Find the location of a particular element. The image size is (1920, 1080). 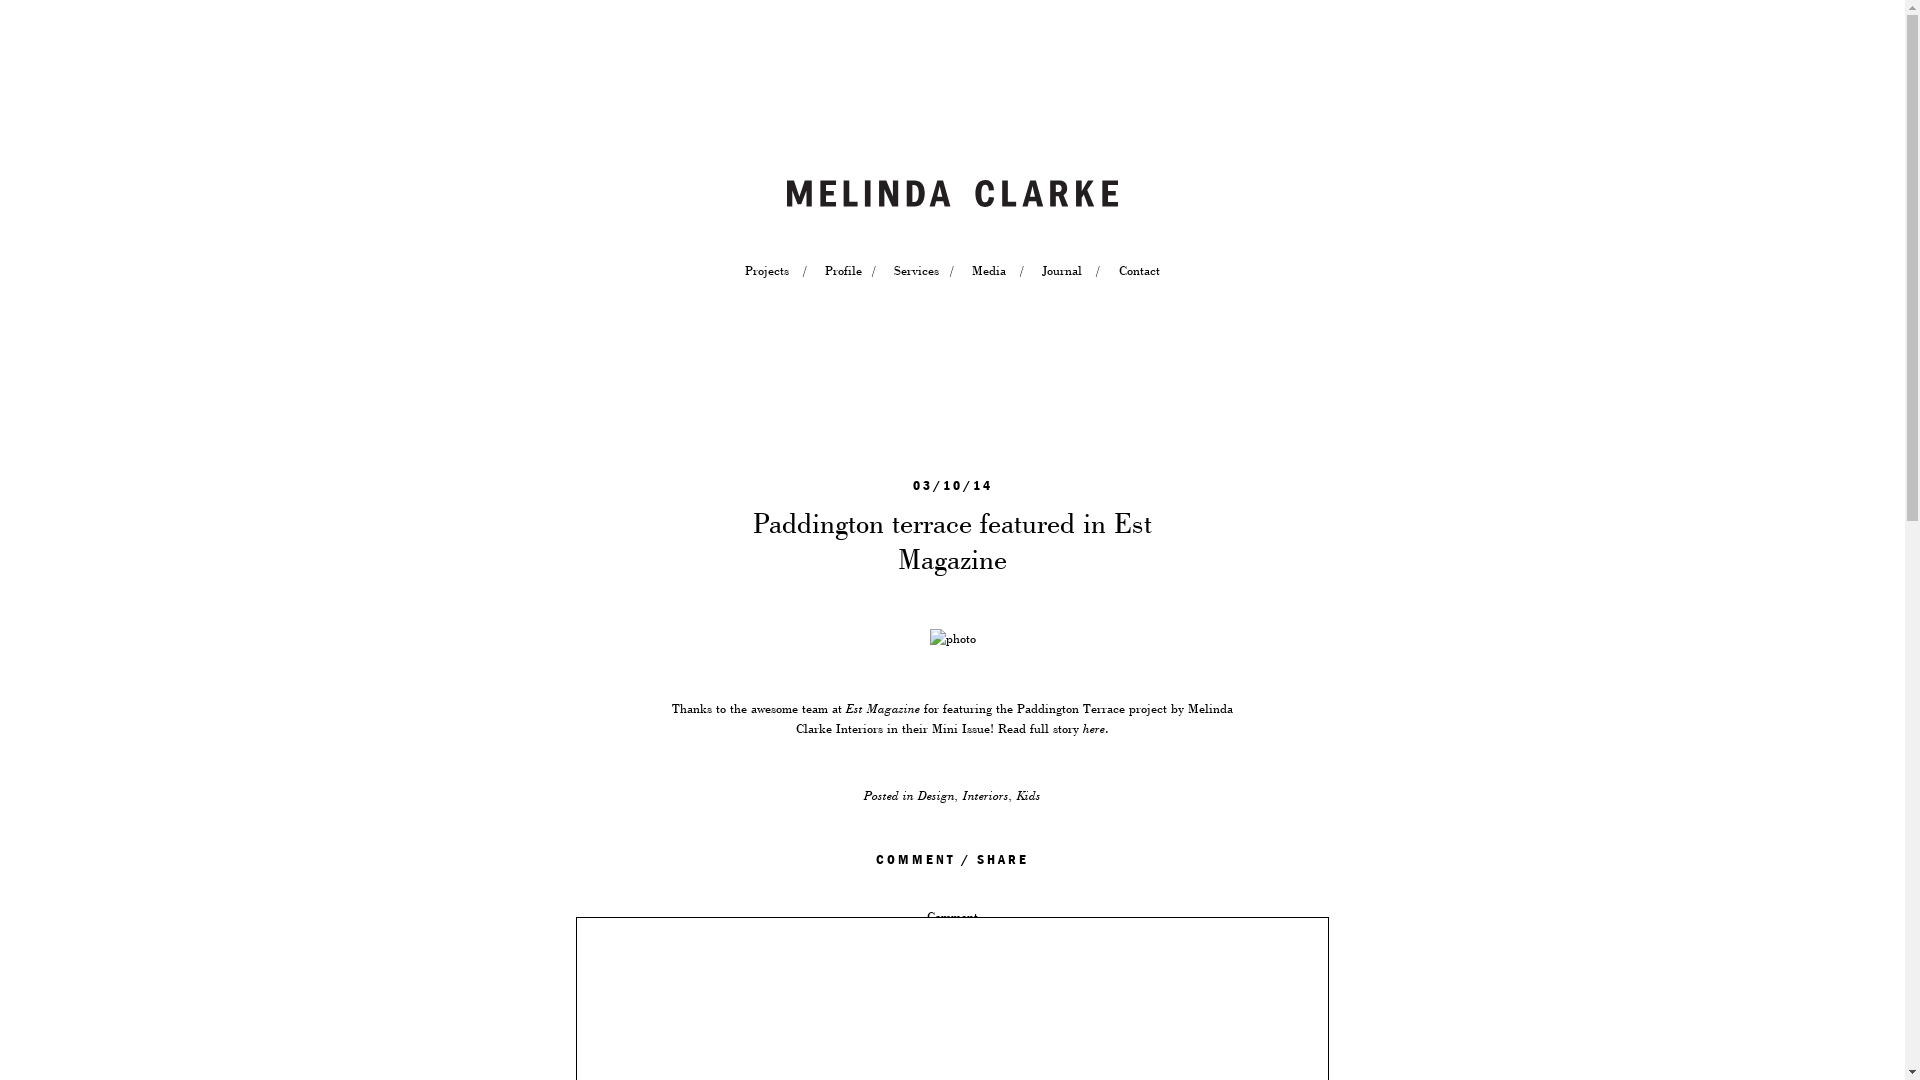

'SHARE' is located at coordinates (1003, 859).